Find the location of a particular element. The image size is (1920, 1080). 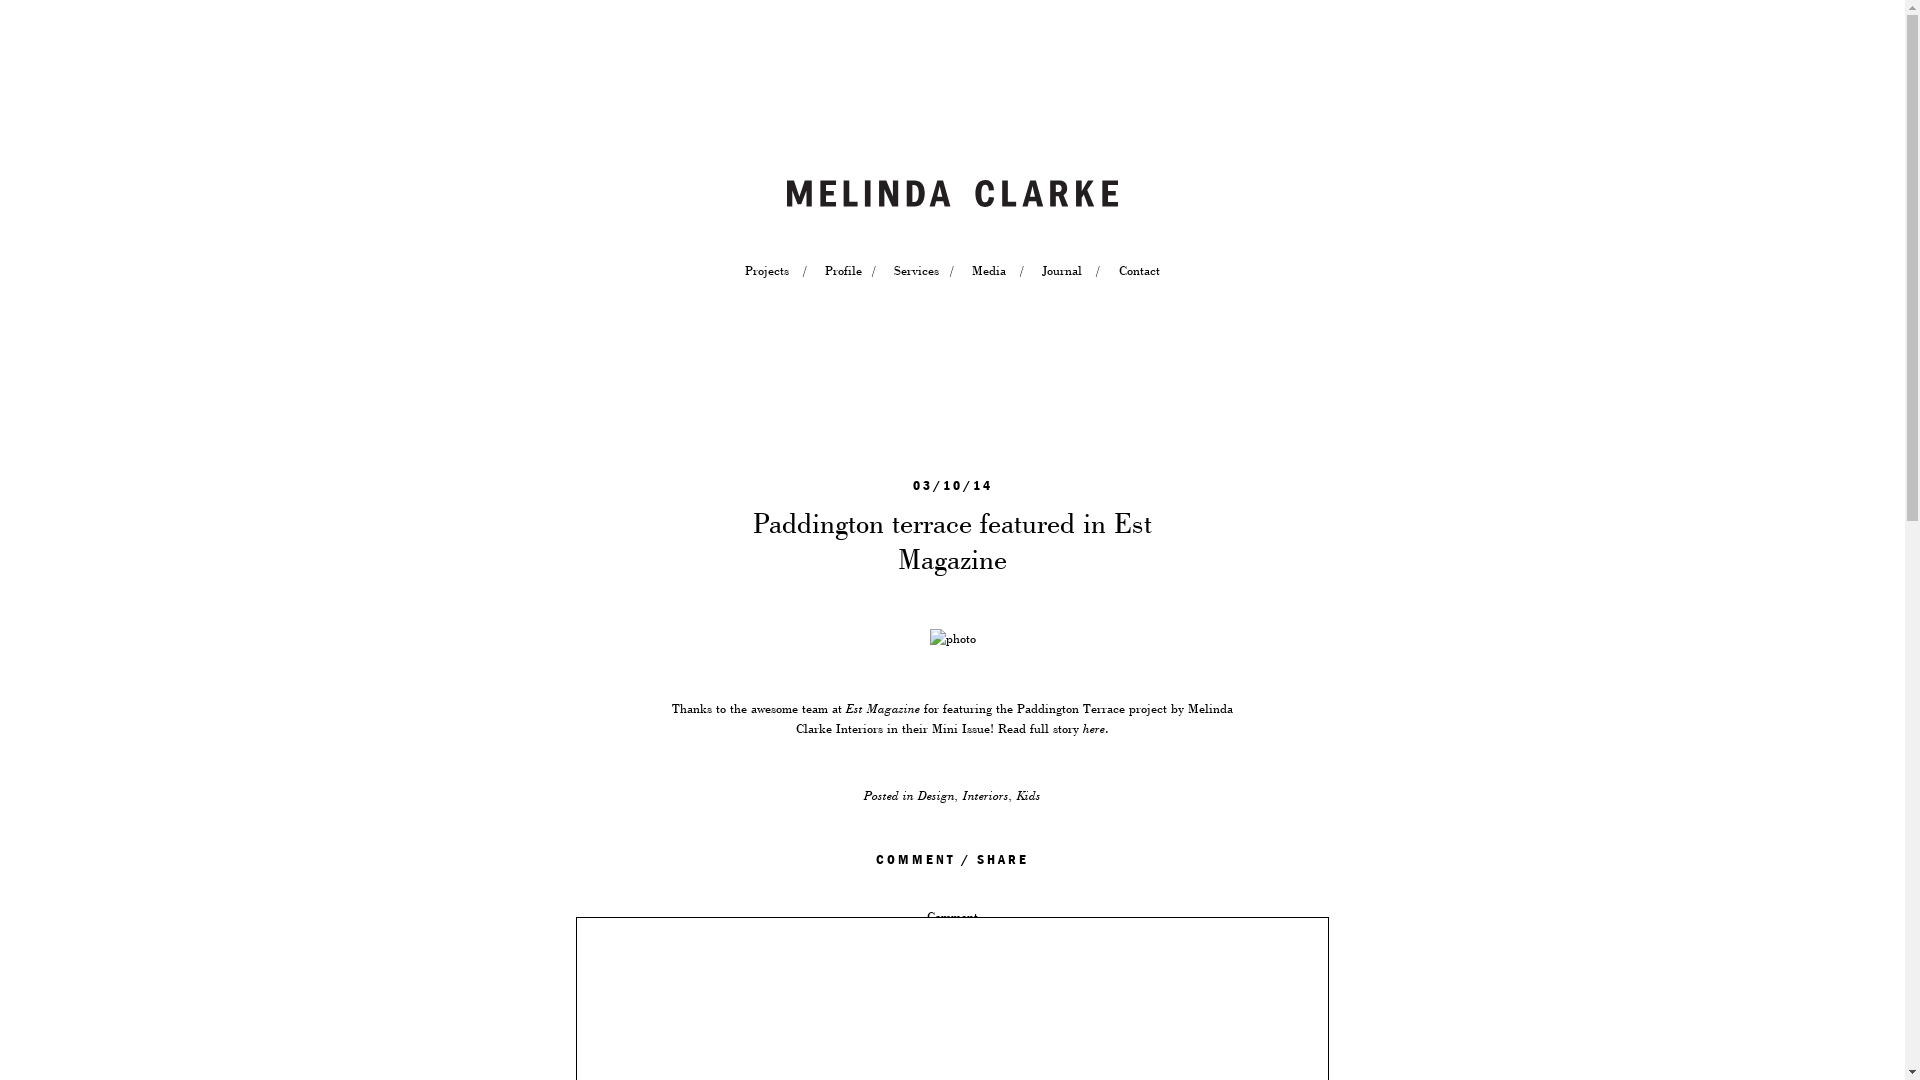

'SHARE' is located at coordinates (1003, 859).